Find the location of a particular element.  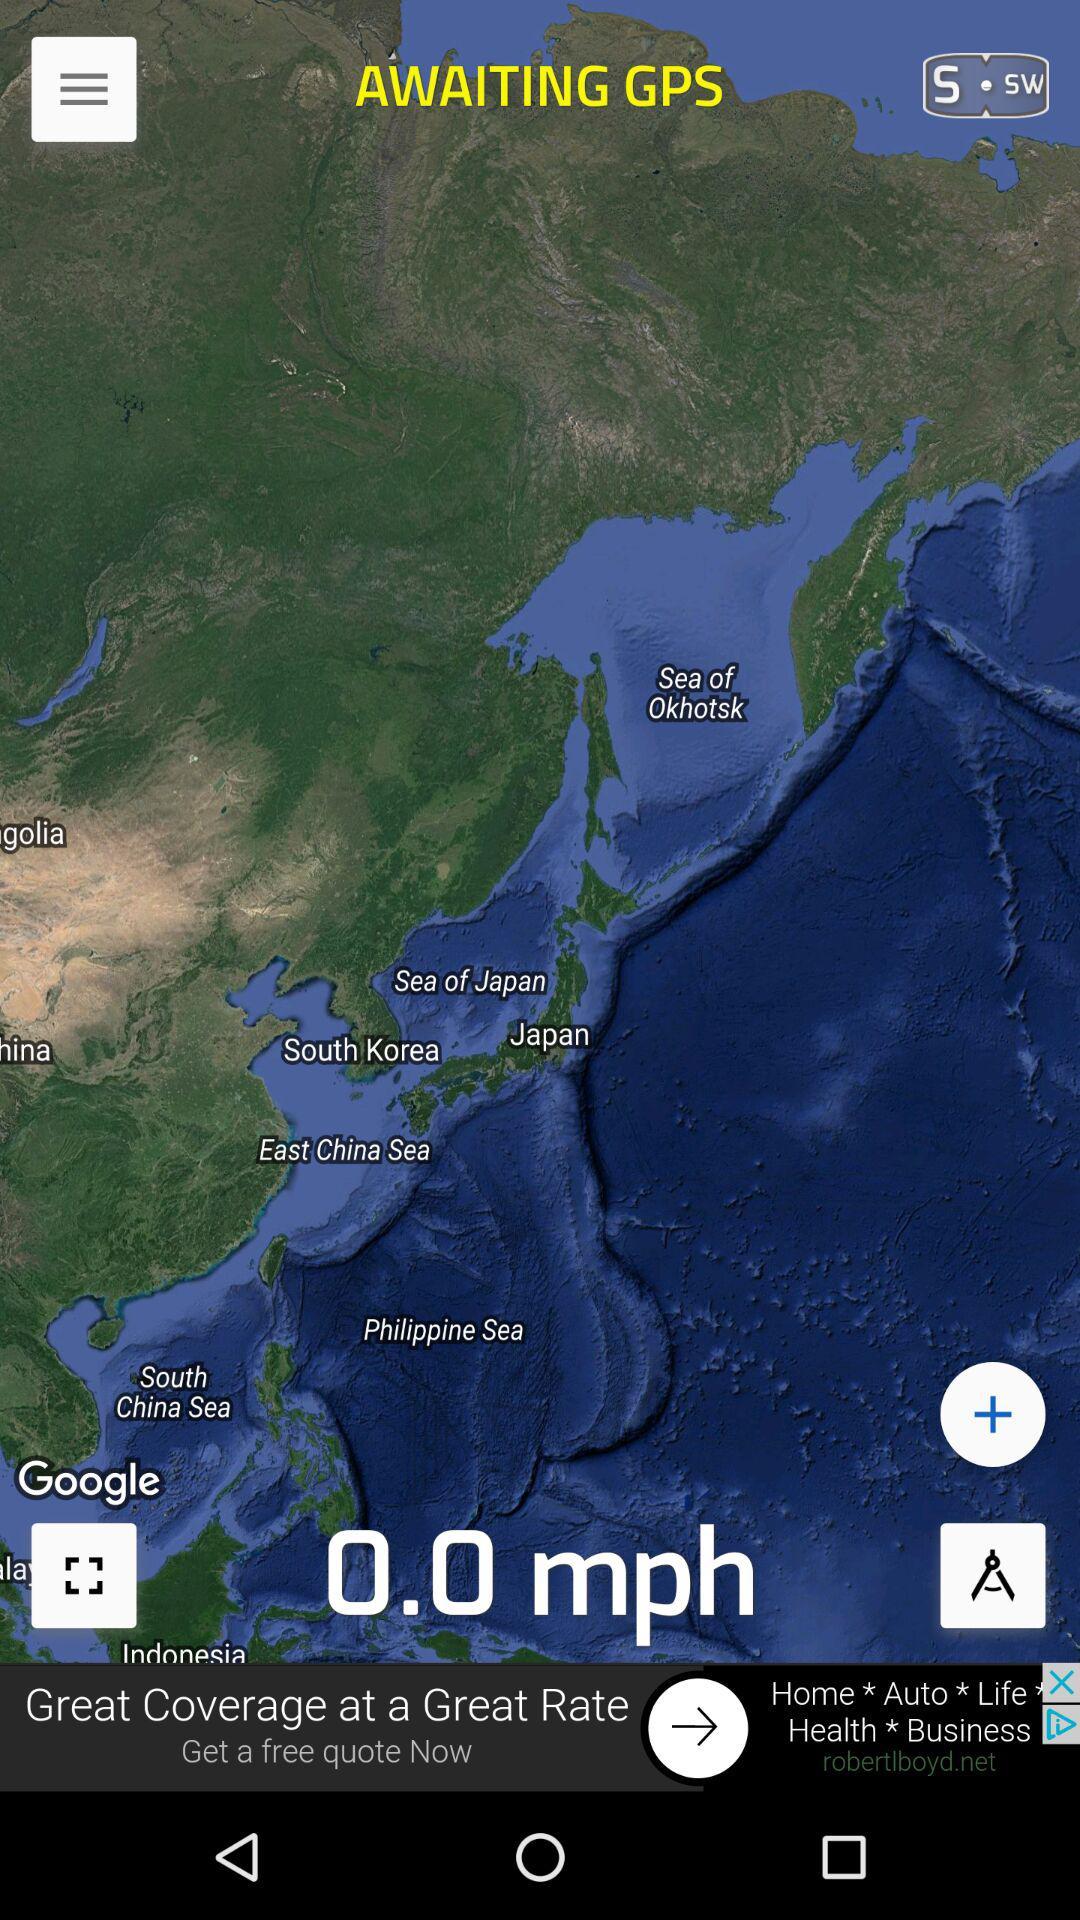

the fullscreen icon is located at coordinates (84, 1581).